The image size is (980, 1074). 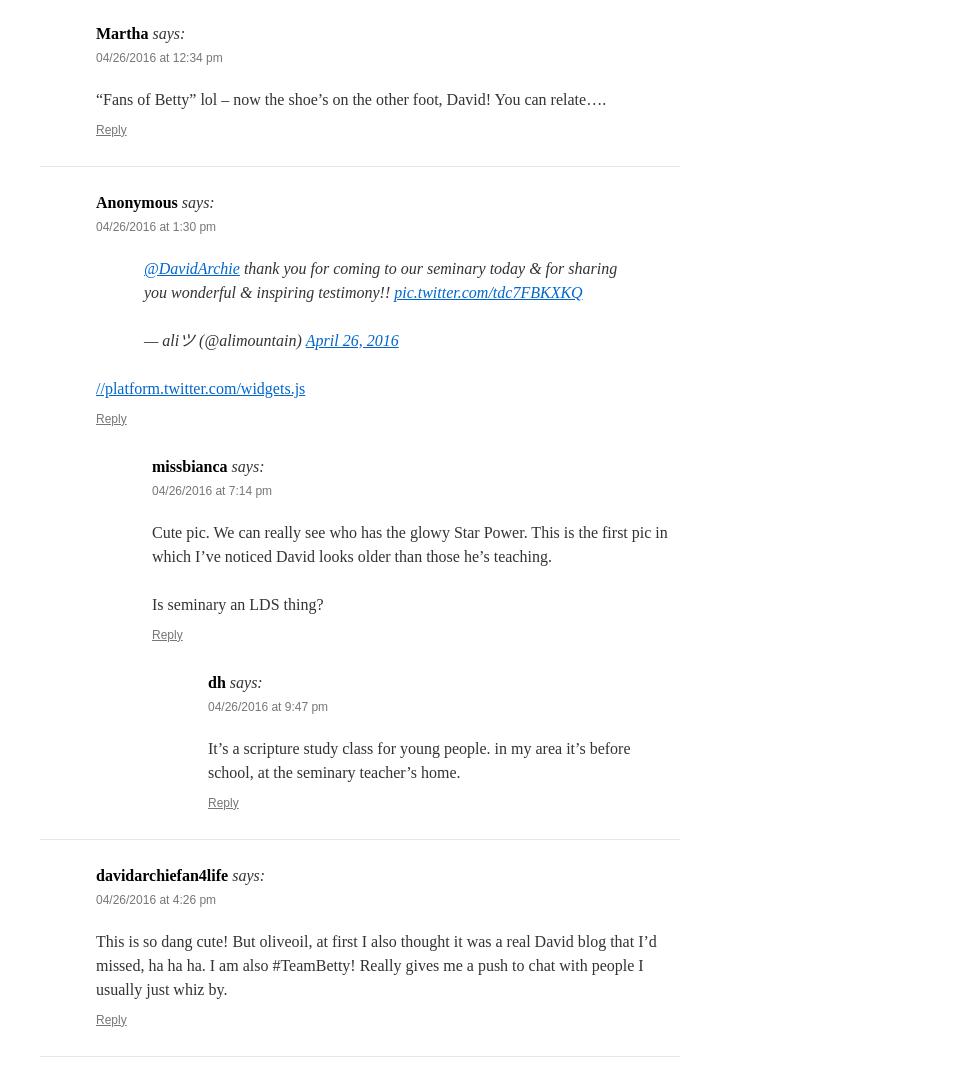 I want to click on '//platform.twitter.com/widgets.js', so click(x=200, y=387).